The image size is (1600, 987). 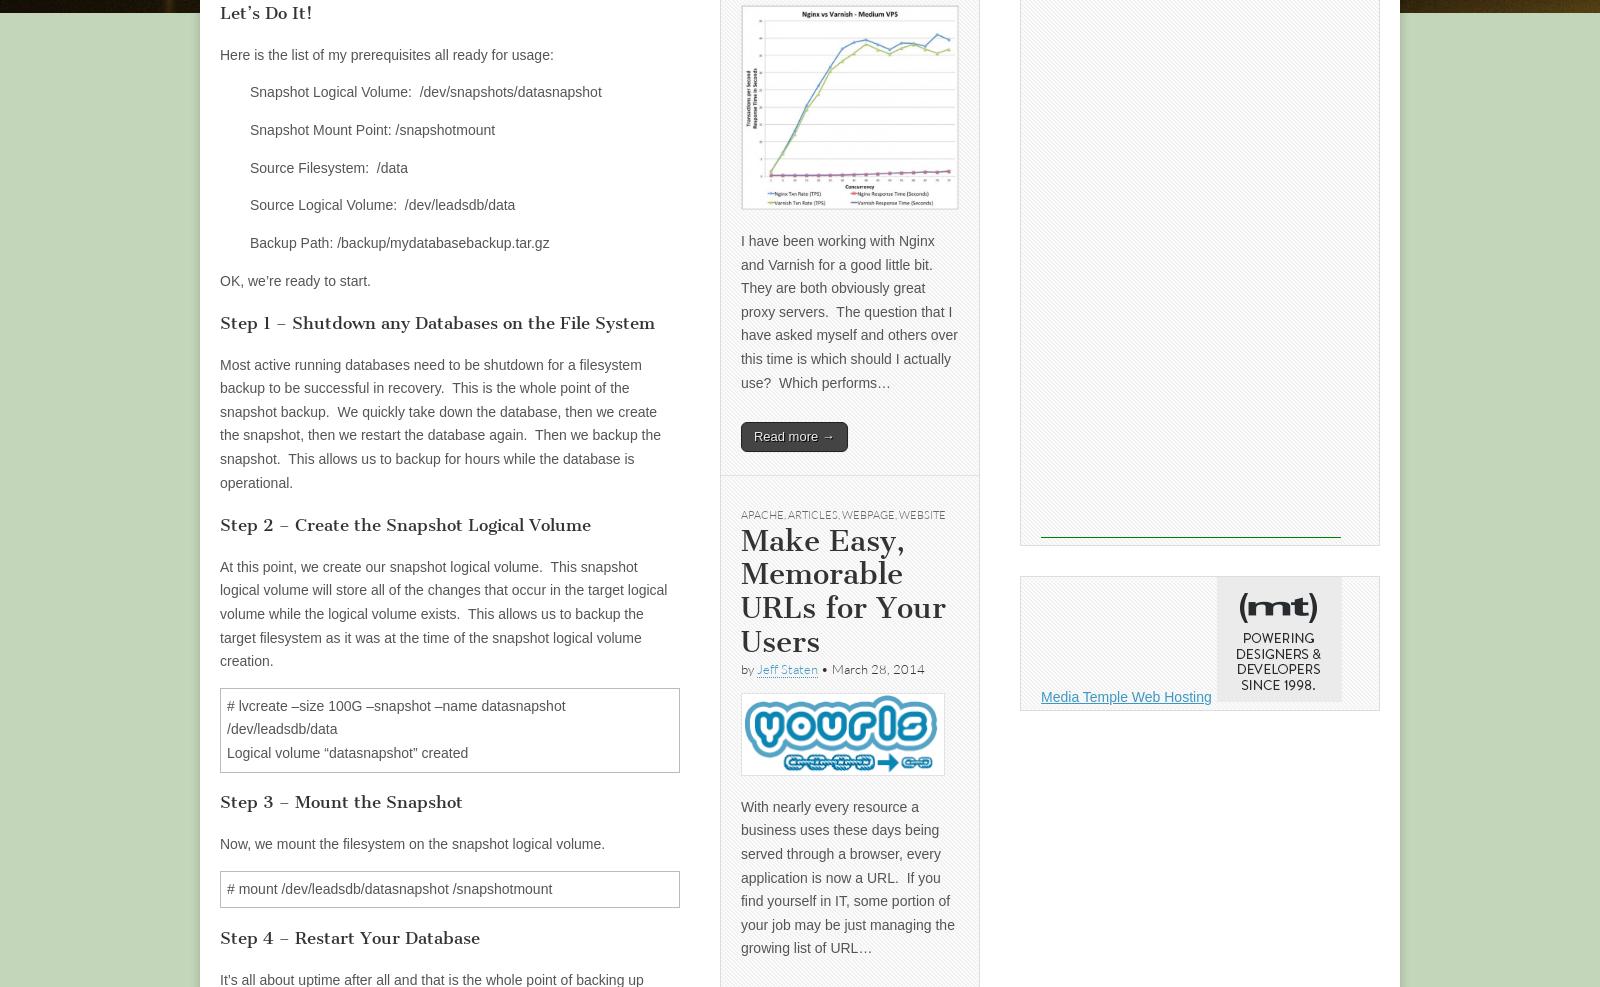 What do you see at coordinates (846, 876) in the screenshot?
I see `'With nearly every resource a business uses these days being served through a browser, every application is now a URL.  If you find yourself in IT, some portion of your job may be just managing the growing list of URL…'` at bounding box center [846, 876].